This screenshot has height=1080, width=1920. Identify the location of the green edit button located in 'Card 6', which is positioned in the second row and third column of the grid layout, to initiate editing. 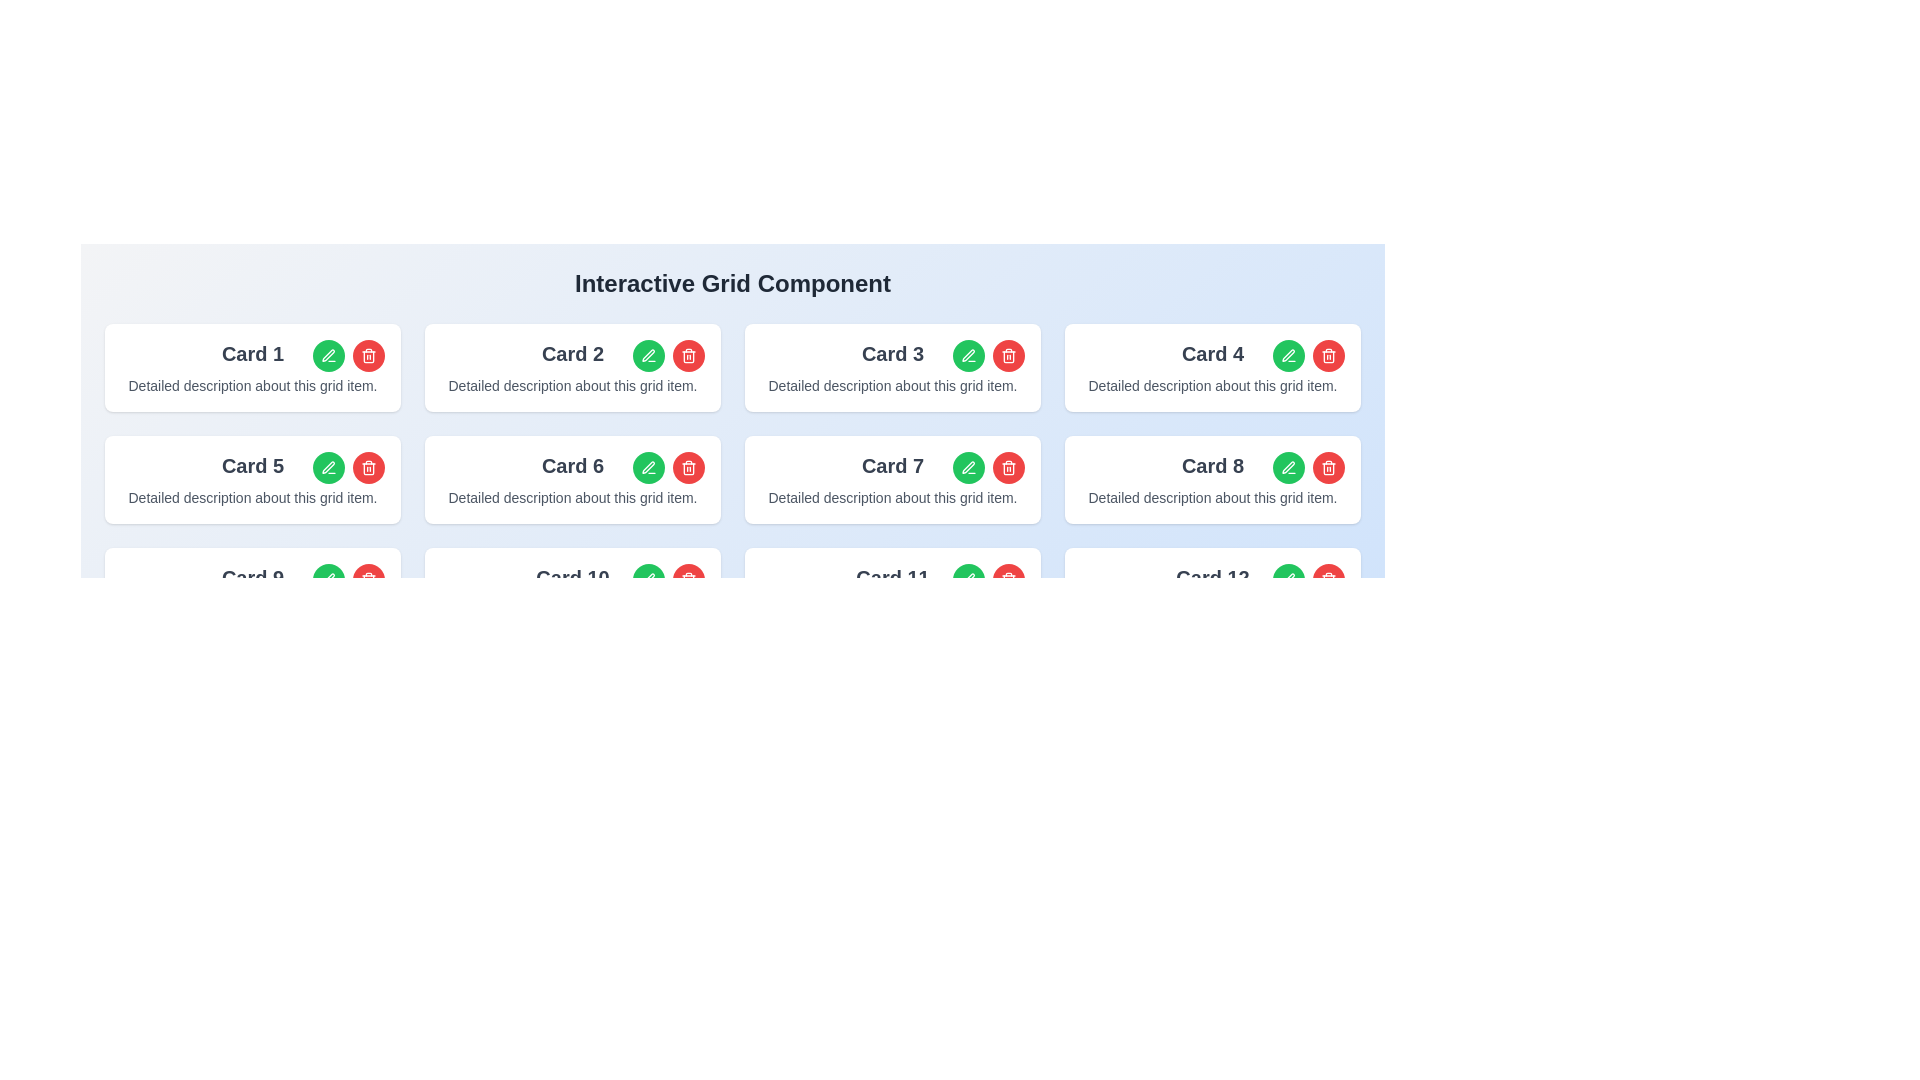
(648, 579).